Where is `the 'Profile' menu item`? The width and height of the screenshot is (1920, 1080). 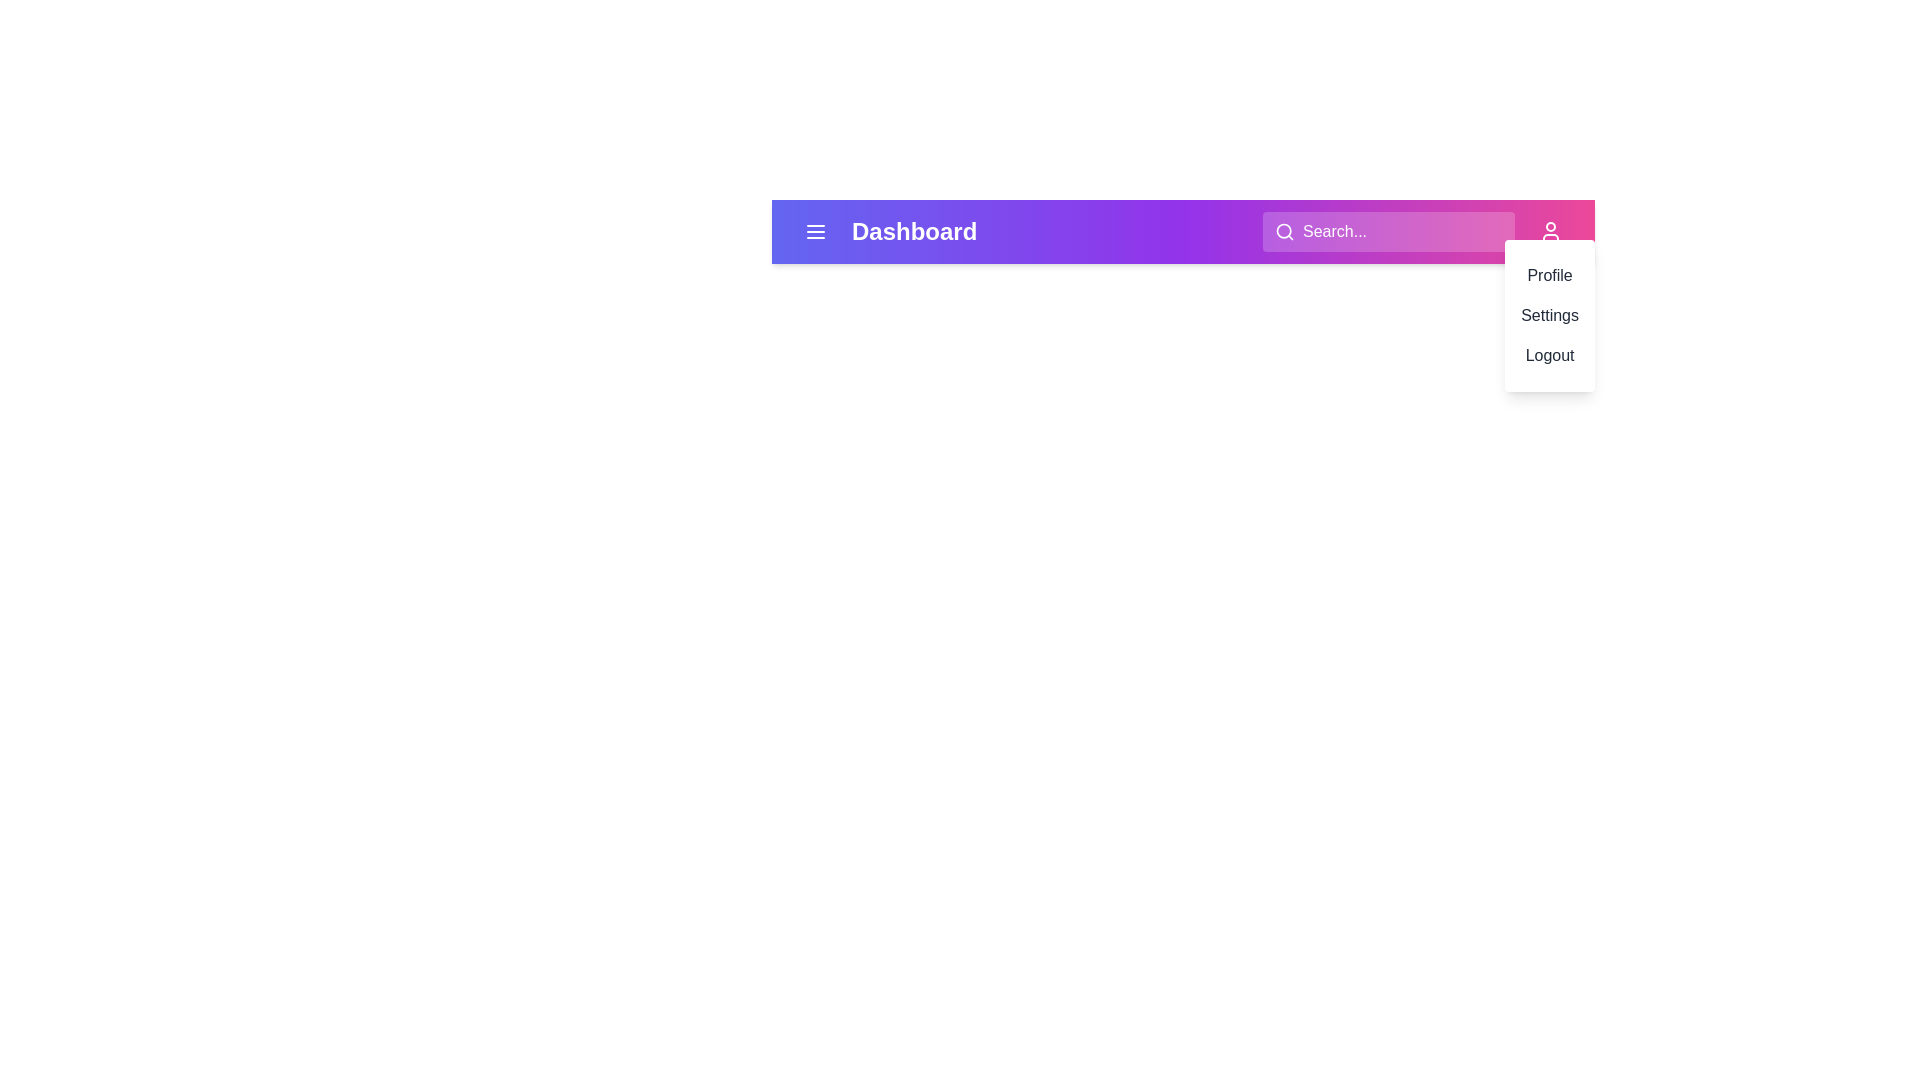
the 'Profile' menu item is located at coordinates (1549, 276).